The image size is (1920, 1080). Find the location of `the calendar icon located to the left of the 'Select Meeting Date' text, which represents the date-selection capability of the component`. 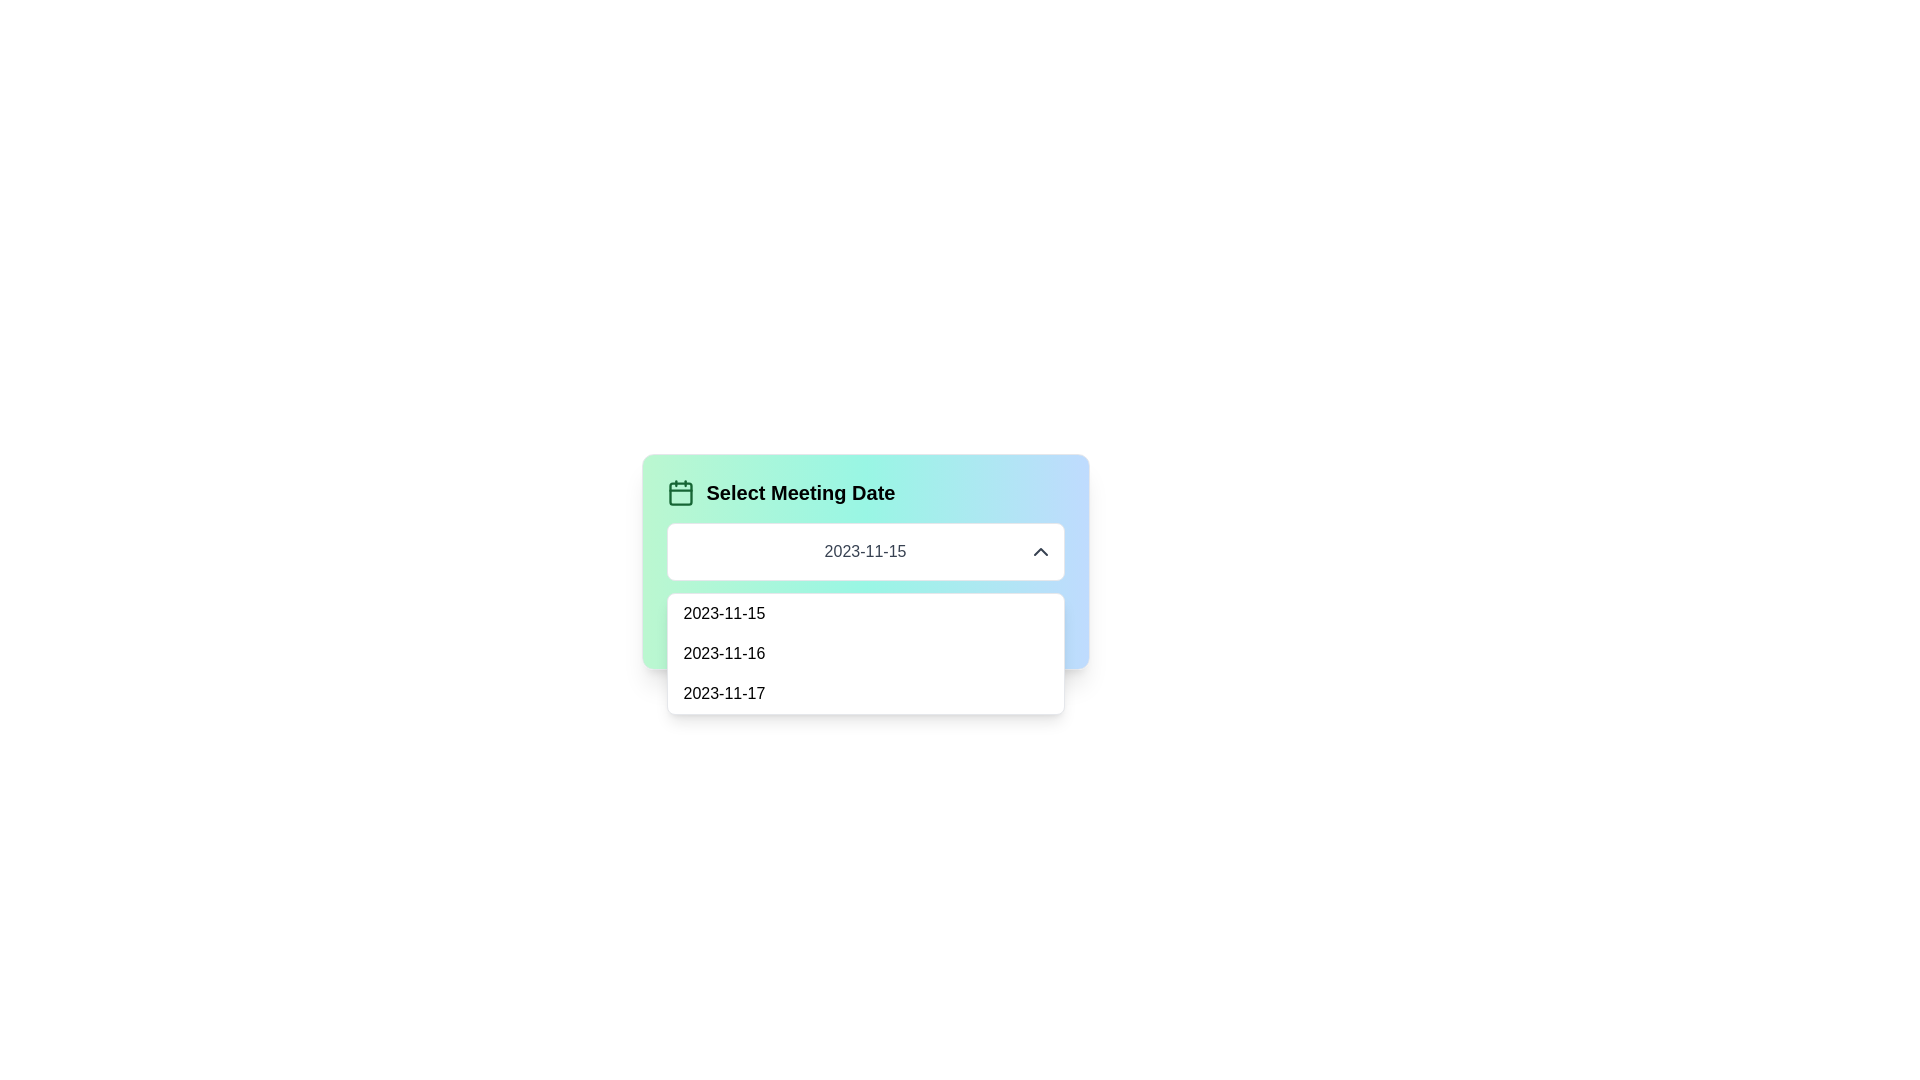

the calendar icon located to the left of the 'Select Meeting Date' text, which represents the date-selection capability of the component is located at coordinates (680, 493).